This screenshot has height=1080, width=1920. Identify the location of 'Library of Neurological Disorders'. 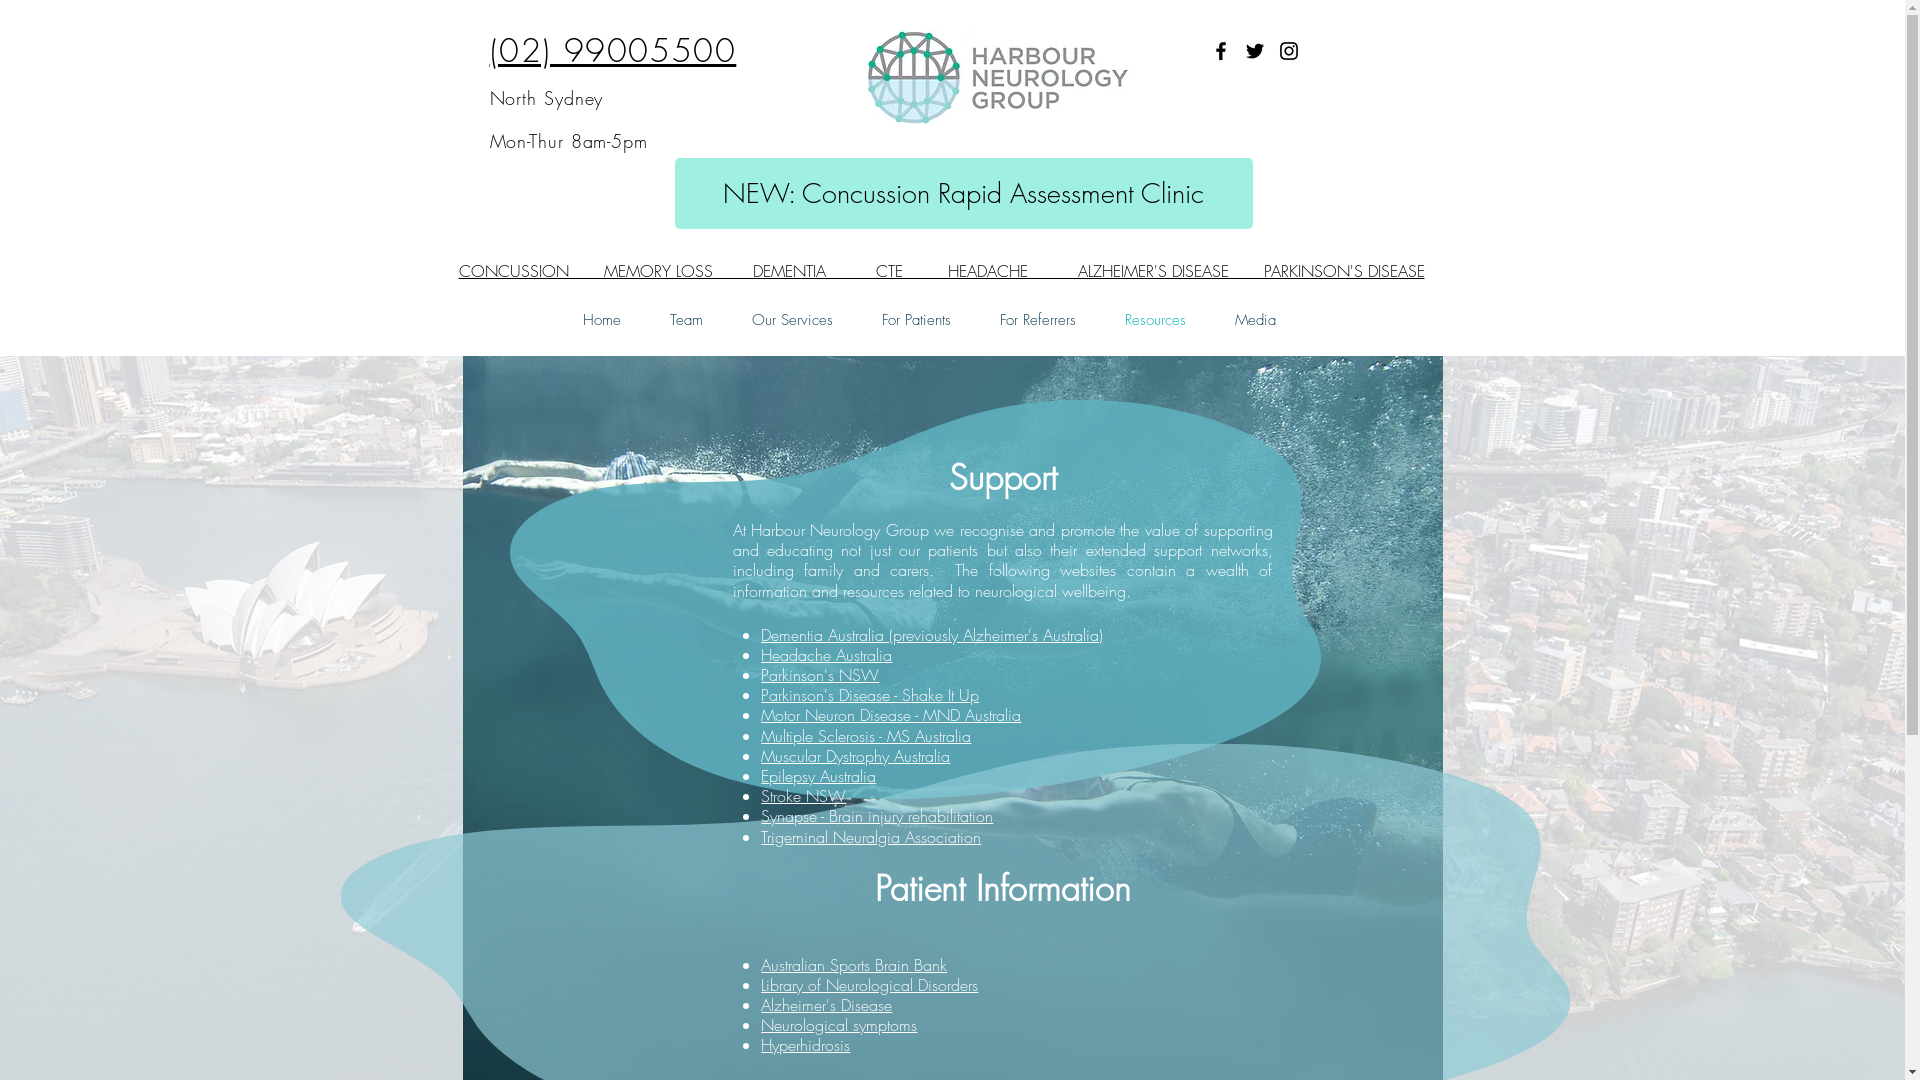
(760, 983).